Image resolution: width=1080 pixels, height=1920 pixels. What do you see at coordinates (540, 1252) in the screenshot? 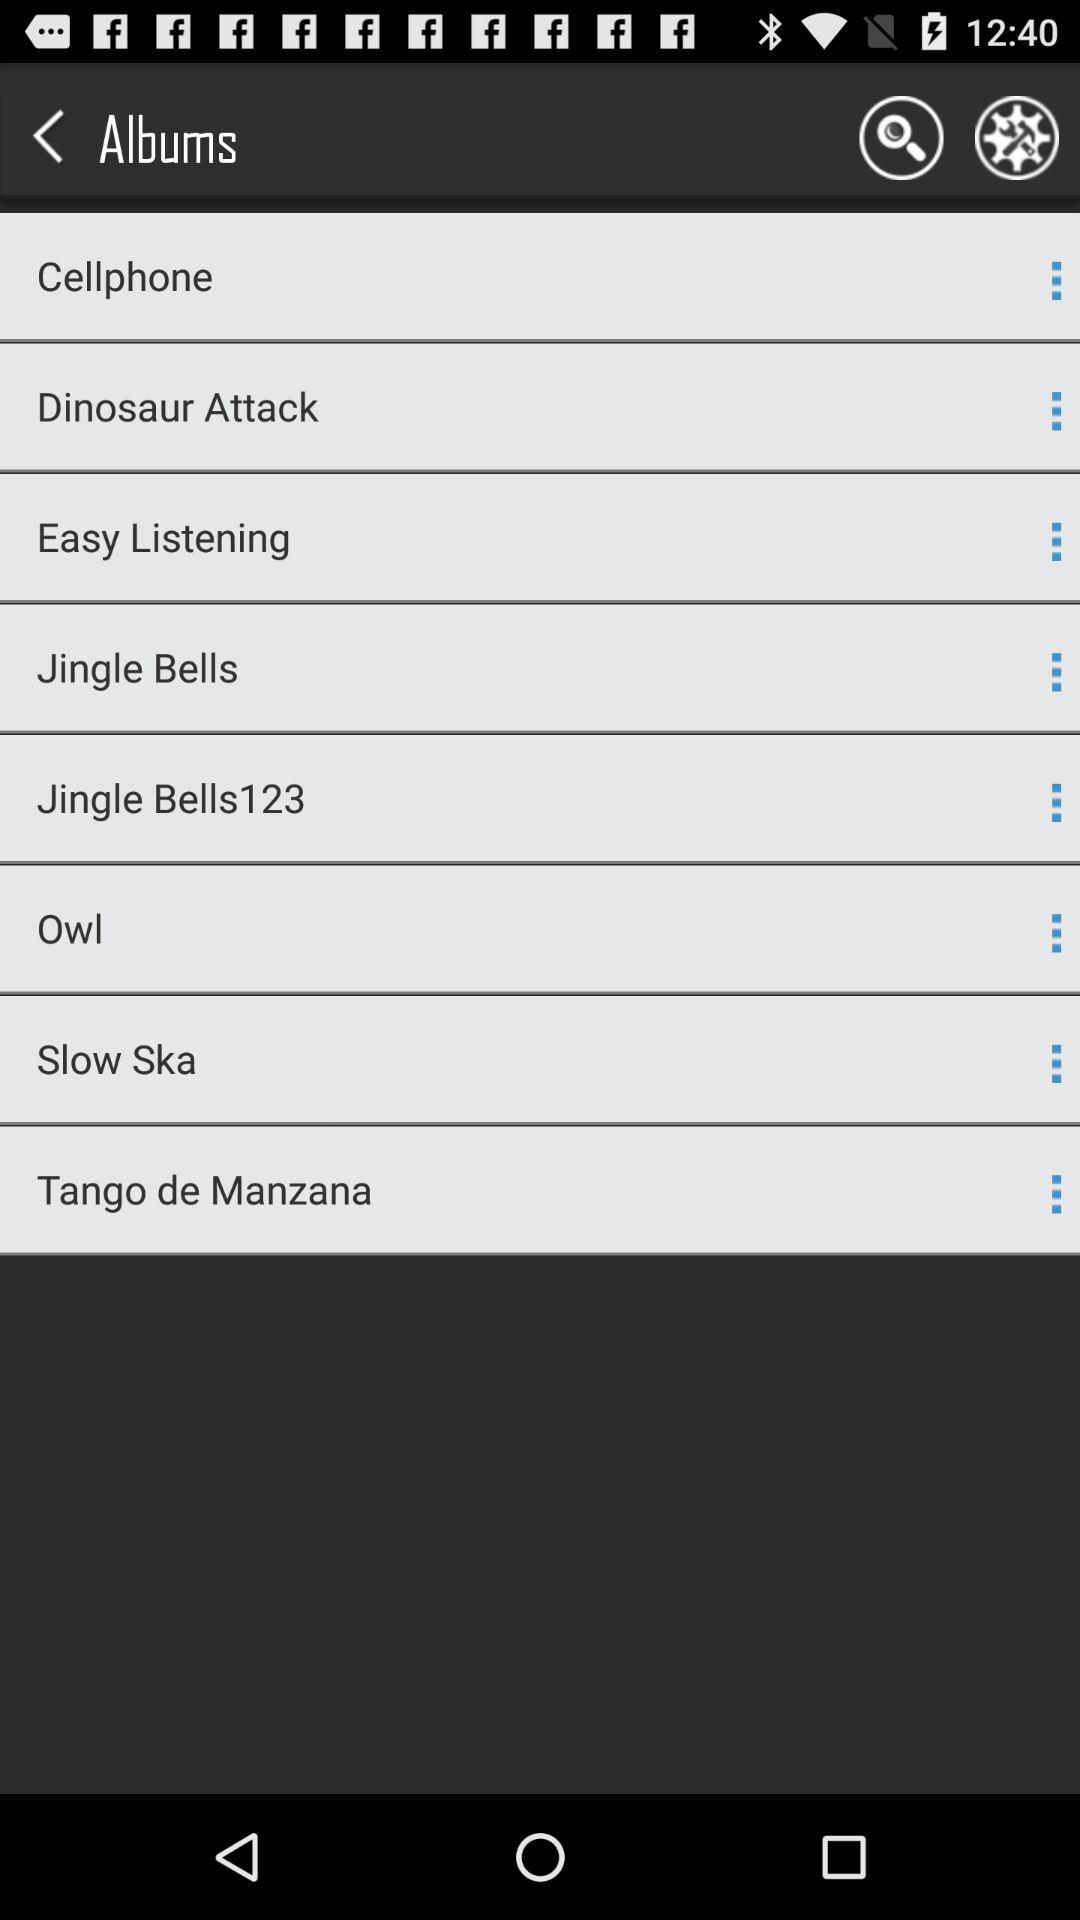
I see `the item below the tango de manzana app` at bounding box center [540, 1252].